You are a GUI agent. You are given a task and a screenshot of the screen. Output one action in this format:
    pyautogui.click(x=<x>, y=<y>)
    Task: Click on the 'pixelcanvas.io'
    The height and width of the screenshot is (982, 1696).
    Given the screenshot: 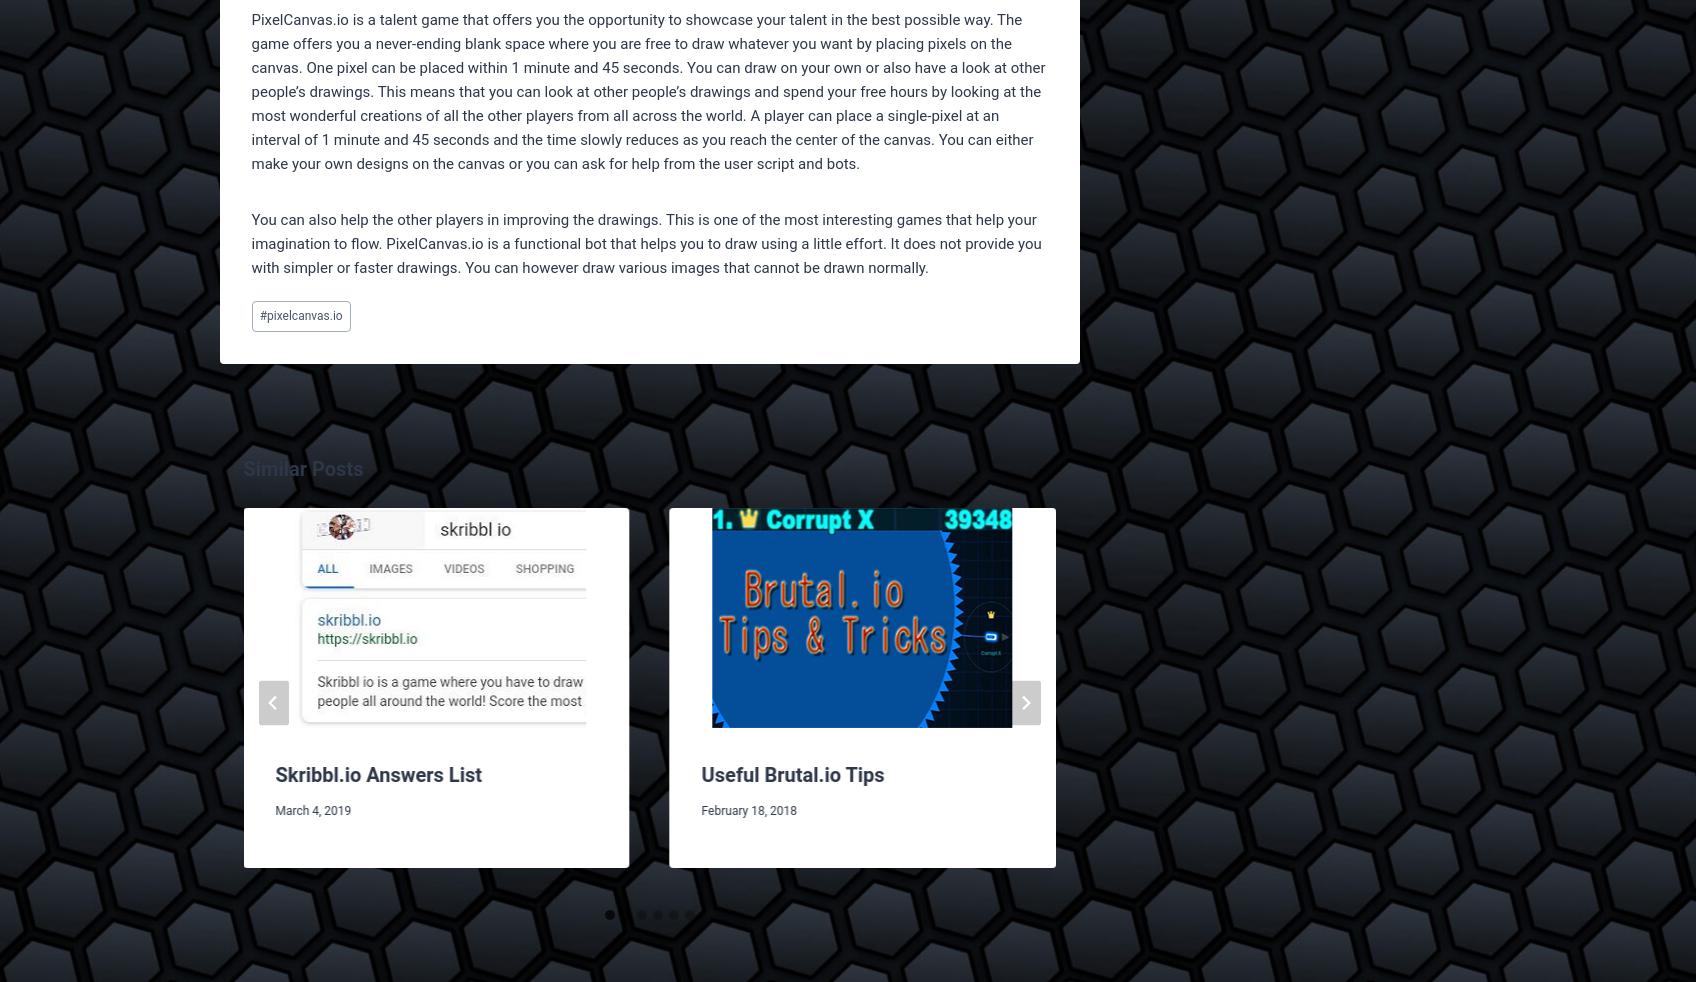 What is the action you would take?
    pyautogui.click(x=304, y=316)
    